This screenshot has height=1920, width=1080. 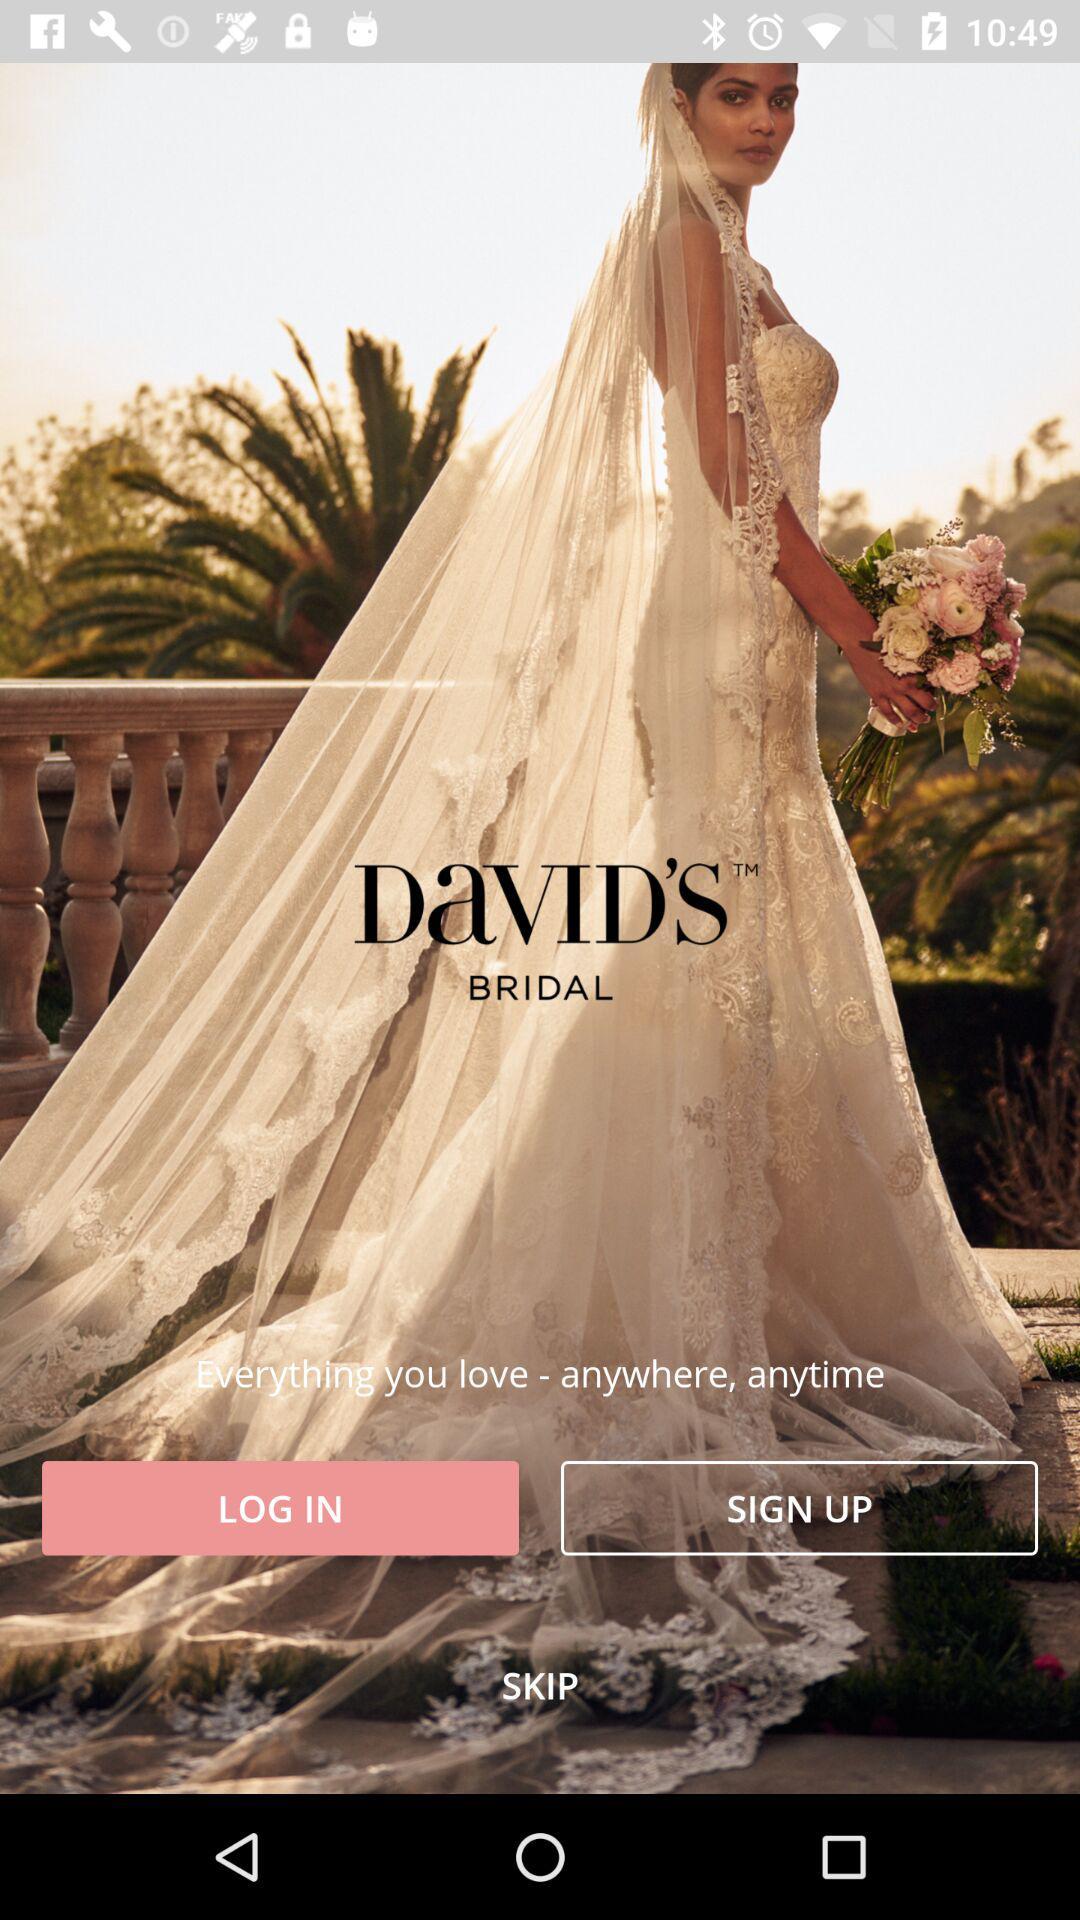 What do you see at coordinates (798, 1508) in the screenshot?
I see `the icon above skip icon` at bounding box center [798, 1508].